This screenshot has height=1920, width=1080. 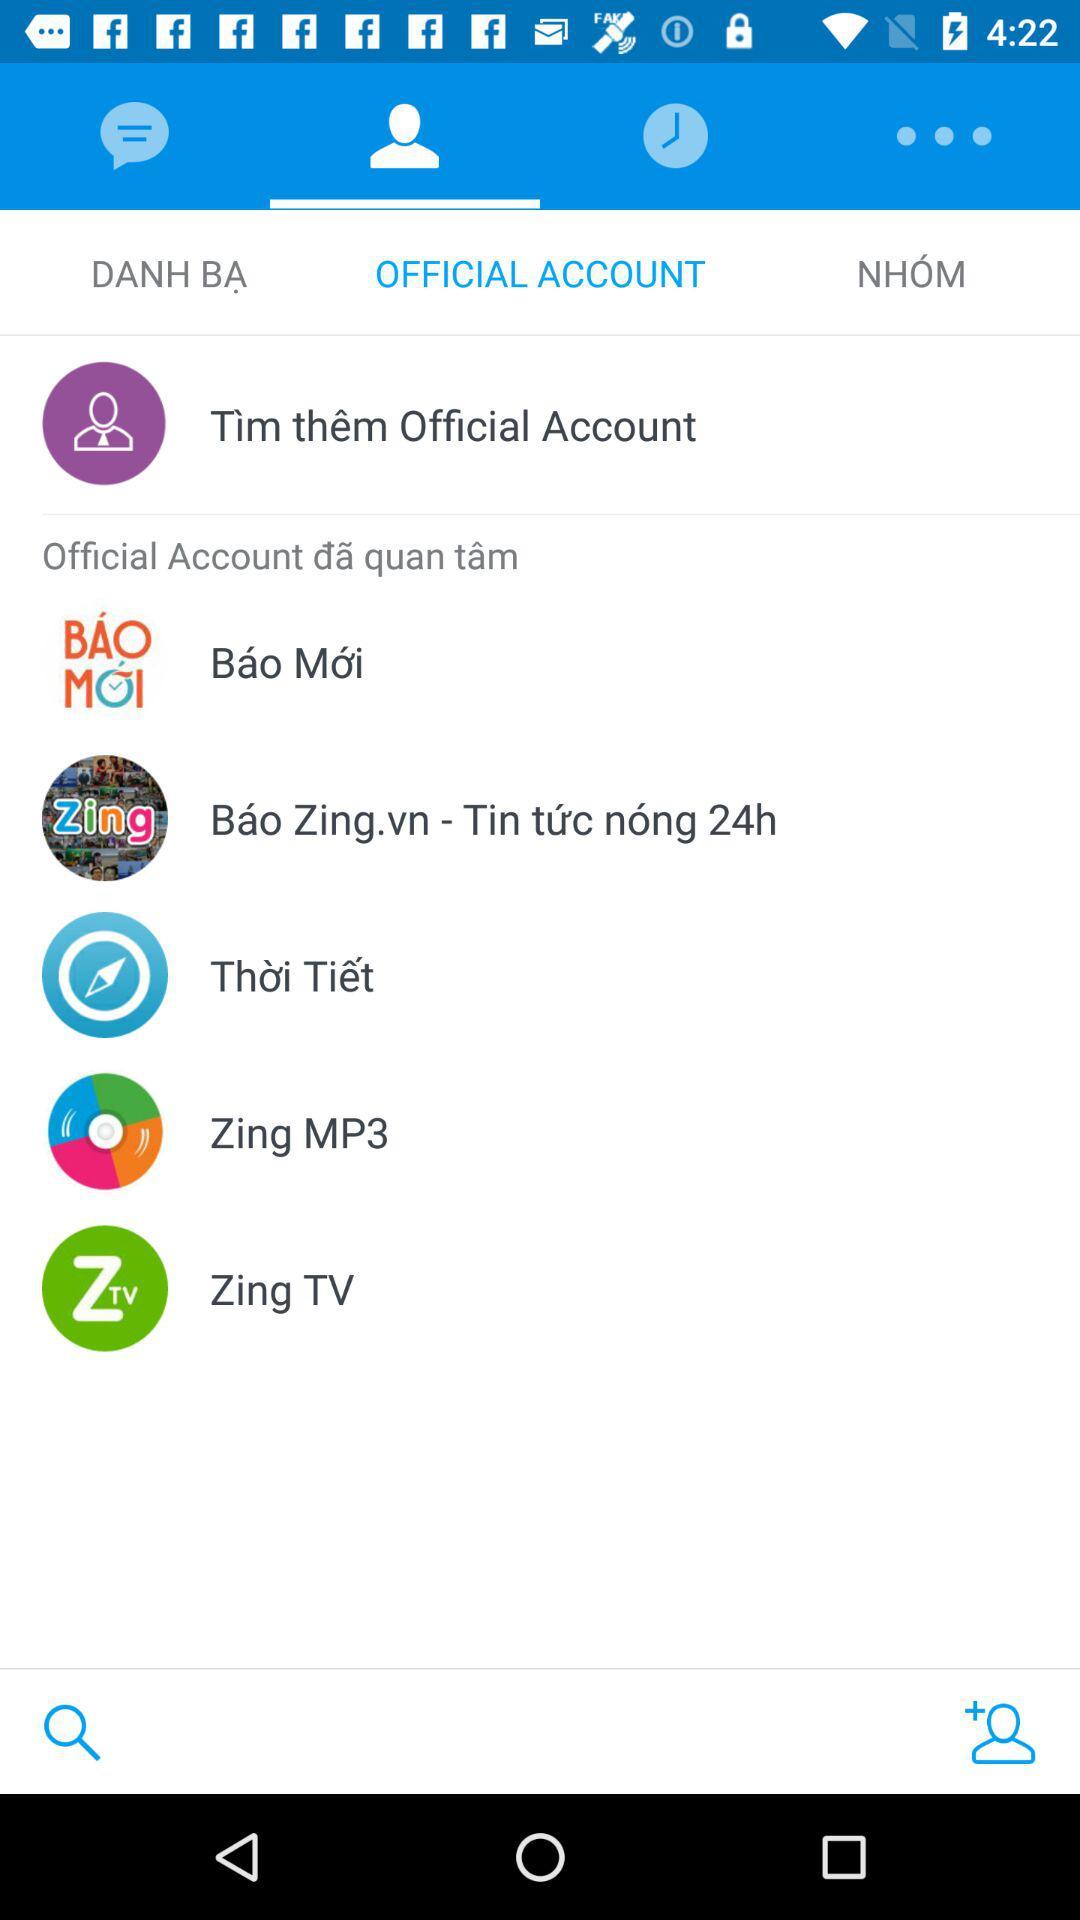 I want to click on the icon to the left of official account icon, so click(x=167, y=272).